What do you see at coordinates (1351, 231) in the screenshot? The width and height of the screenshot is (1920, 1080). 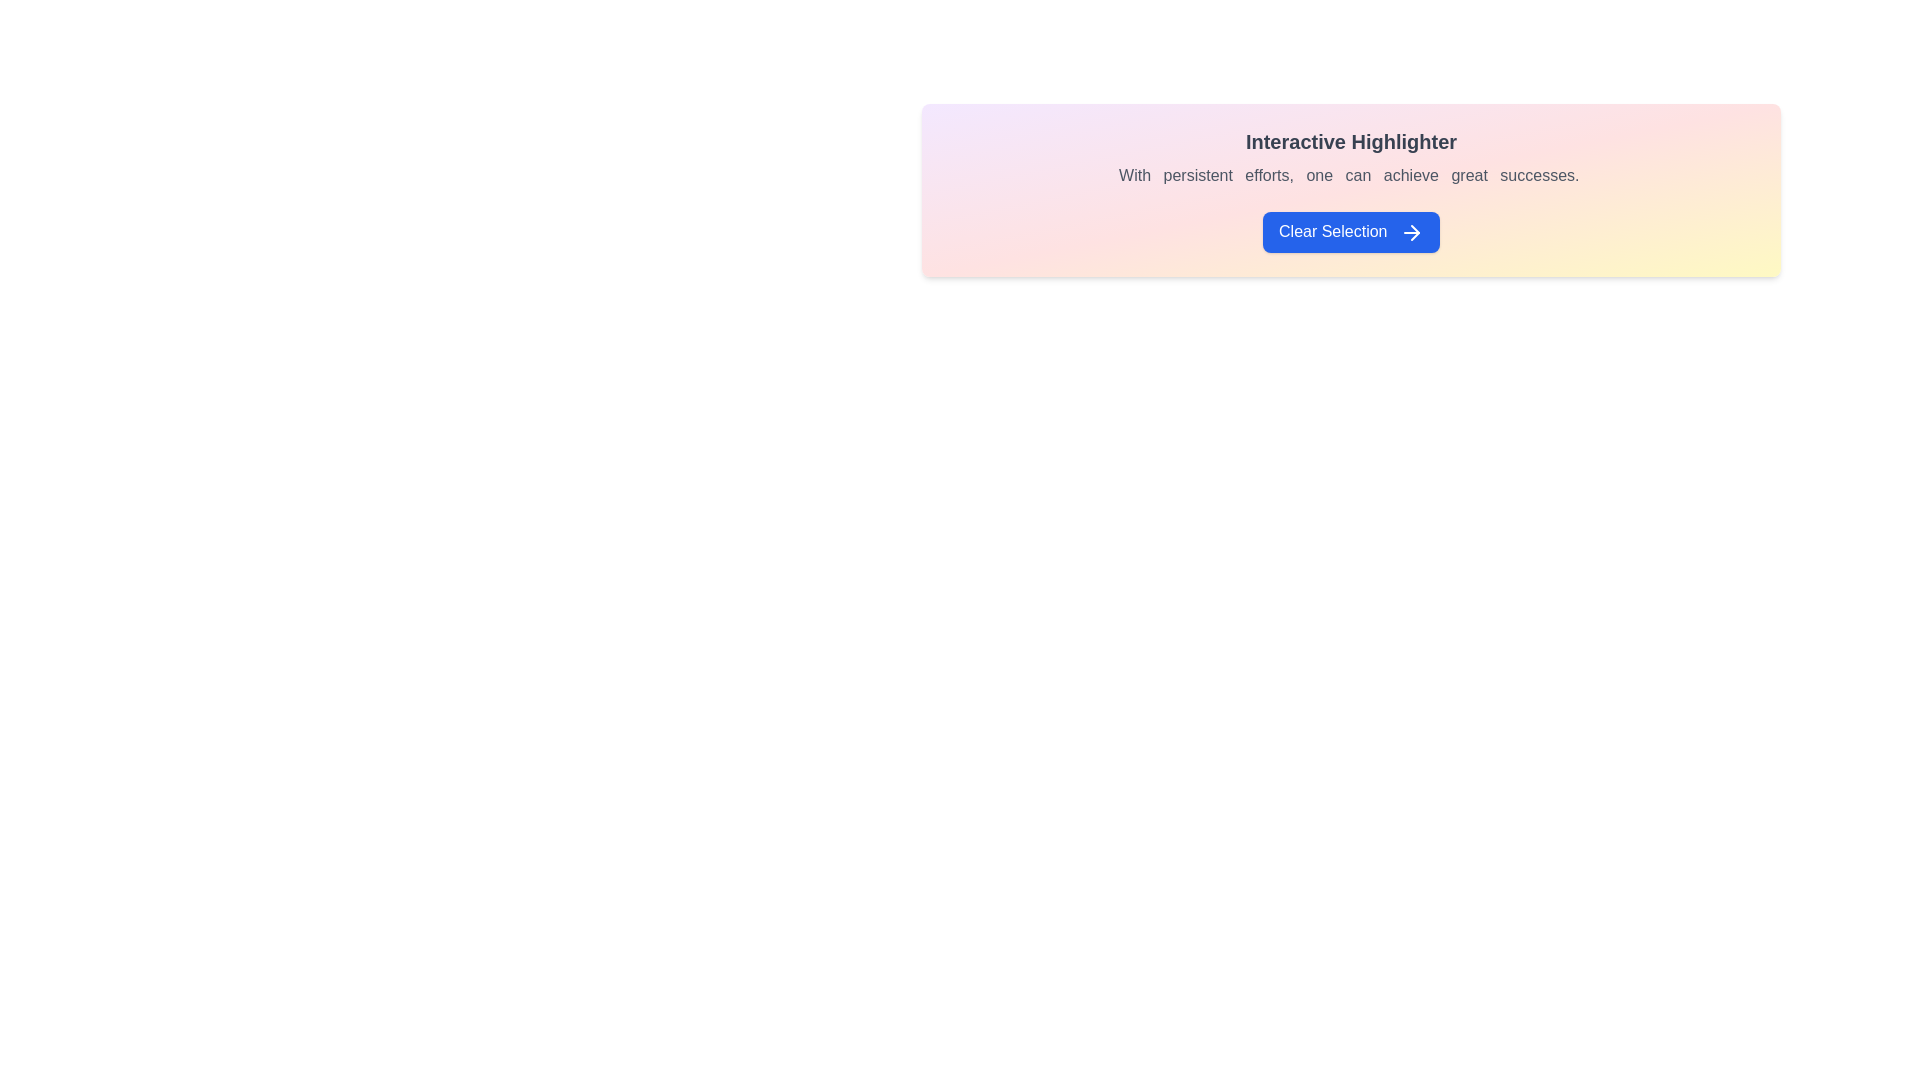 I see `the clear selection button to observe its hover effects, located within a horizontal layout next to a title and subtitle` at bounding box center [1351, 231].